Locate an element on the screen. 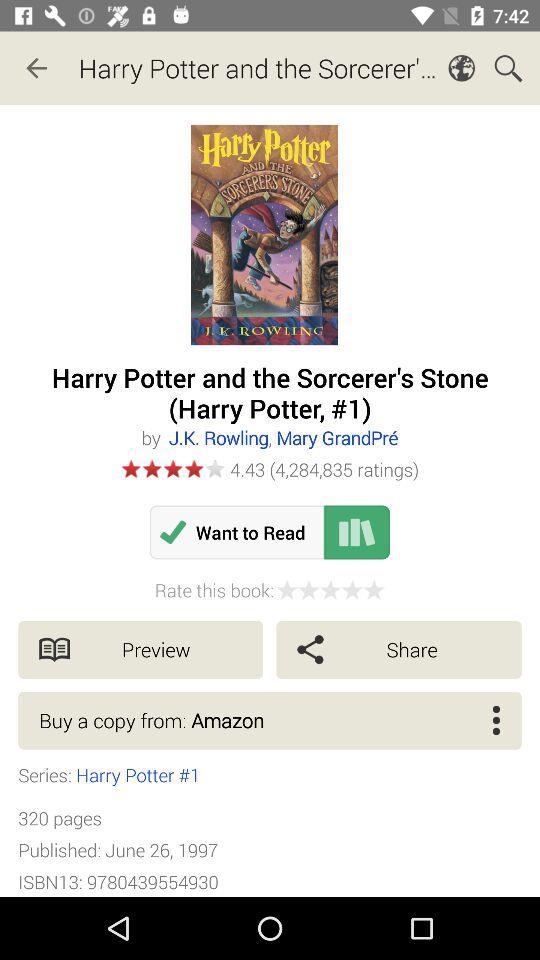 The height and width of the screenshot is (960, 540). share item is located at coordinates (399, 648).